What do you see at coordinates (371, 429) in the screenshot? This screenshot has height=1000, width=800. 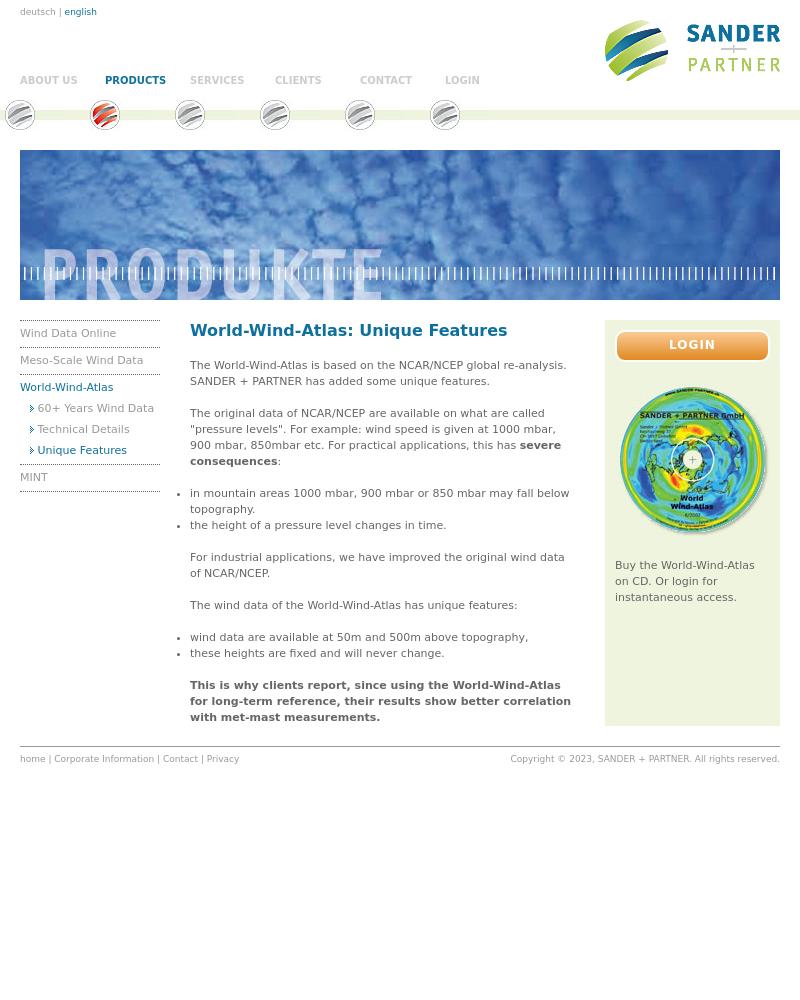 I see `'The original data of NCAR/NCEP are available on what are called "pressure 
levels". For example: wind speed is given at 1000 mbar, 900 mbar, 850mbar etc. 
For practical applications, this has'` at bounding box center [371, 429].